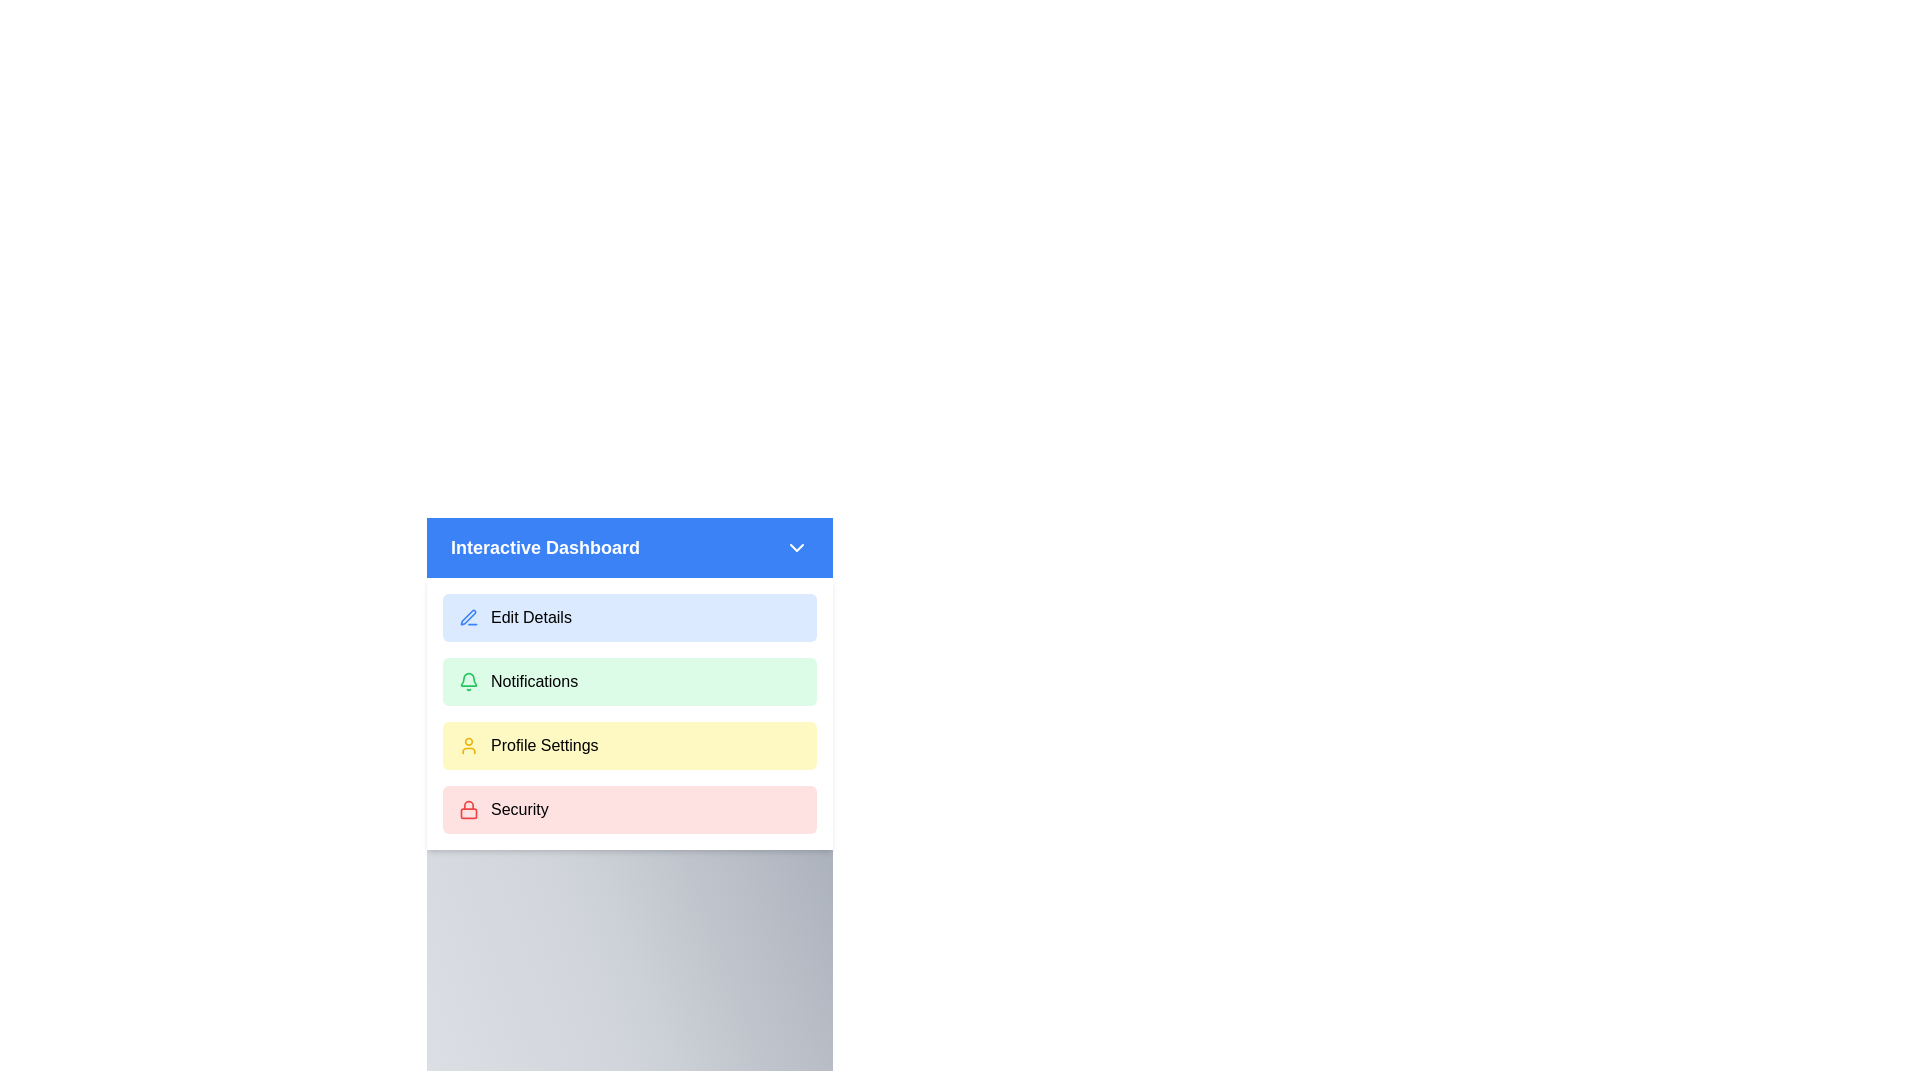 Image resolution: width=1920 pixels, height=1080 pixels. Describe the element at coordinates (628, 745) in the screenshot. I see `the menu option Profile Settings from the list` at that location.